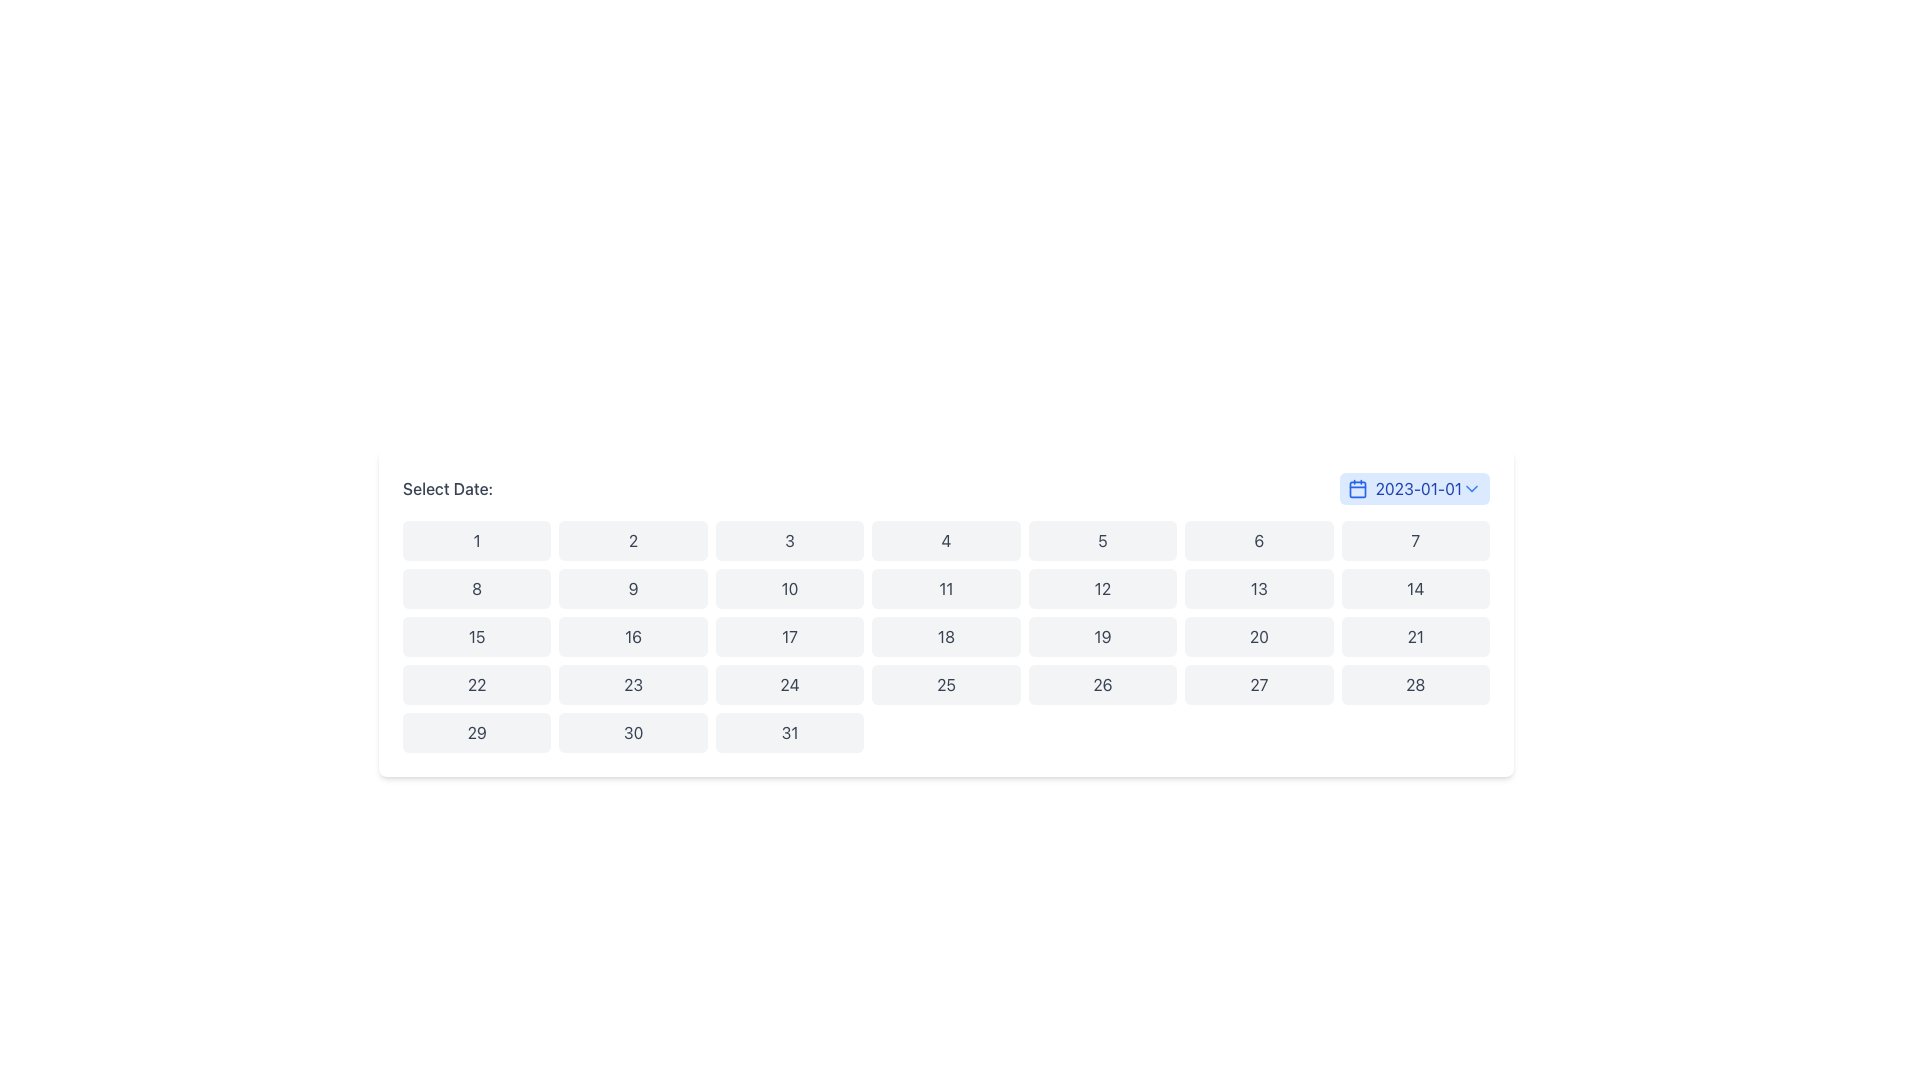 This screenshot has width=1920, height=1080. What do you see at coordinates (632, 732) in the screenshot?
I see `the rectangular button labeled '30' with a light gray background` at bounding box center [632, 732].